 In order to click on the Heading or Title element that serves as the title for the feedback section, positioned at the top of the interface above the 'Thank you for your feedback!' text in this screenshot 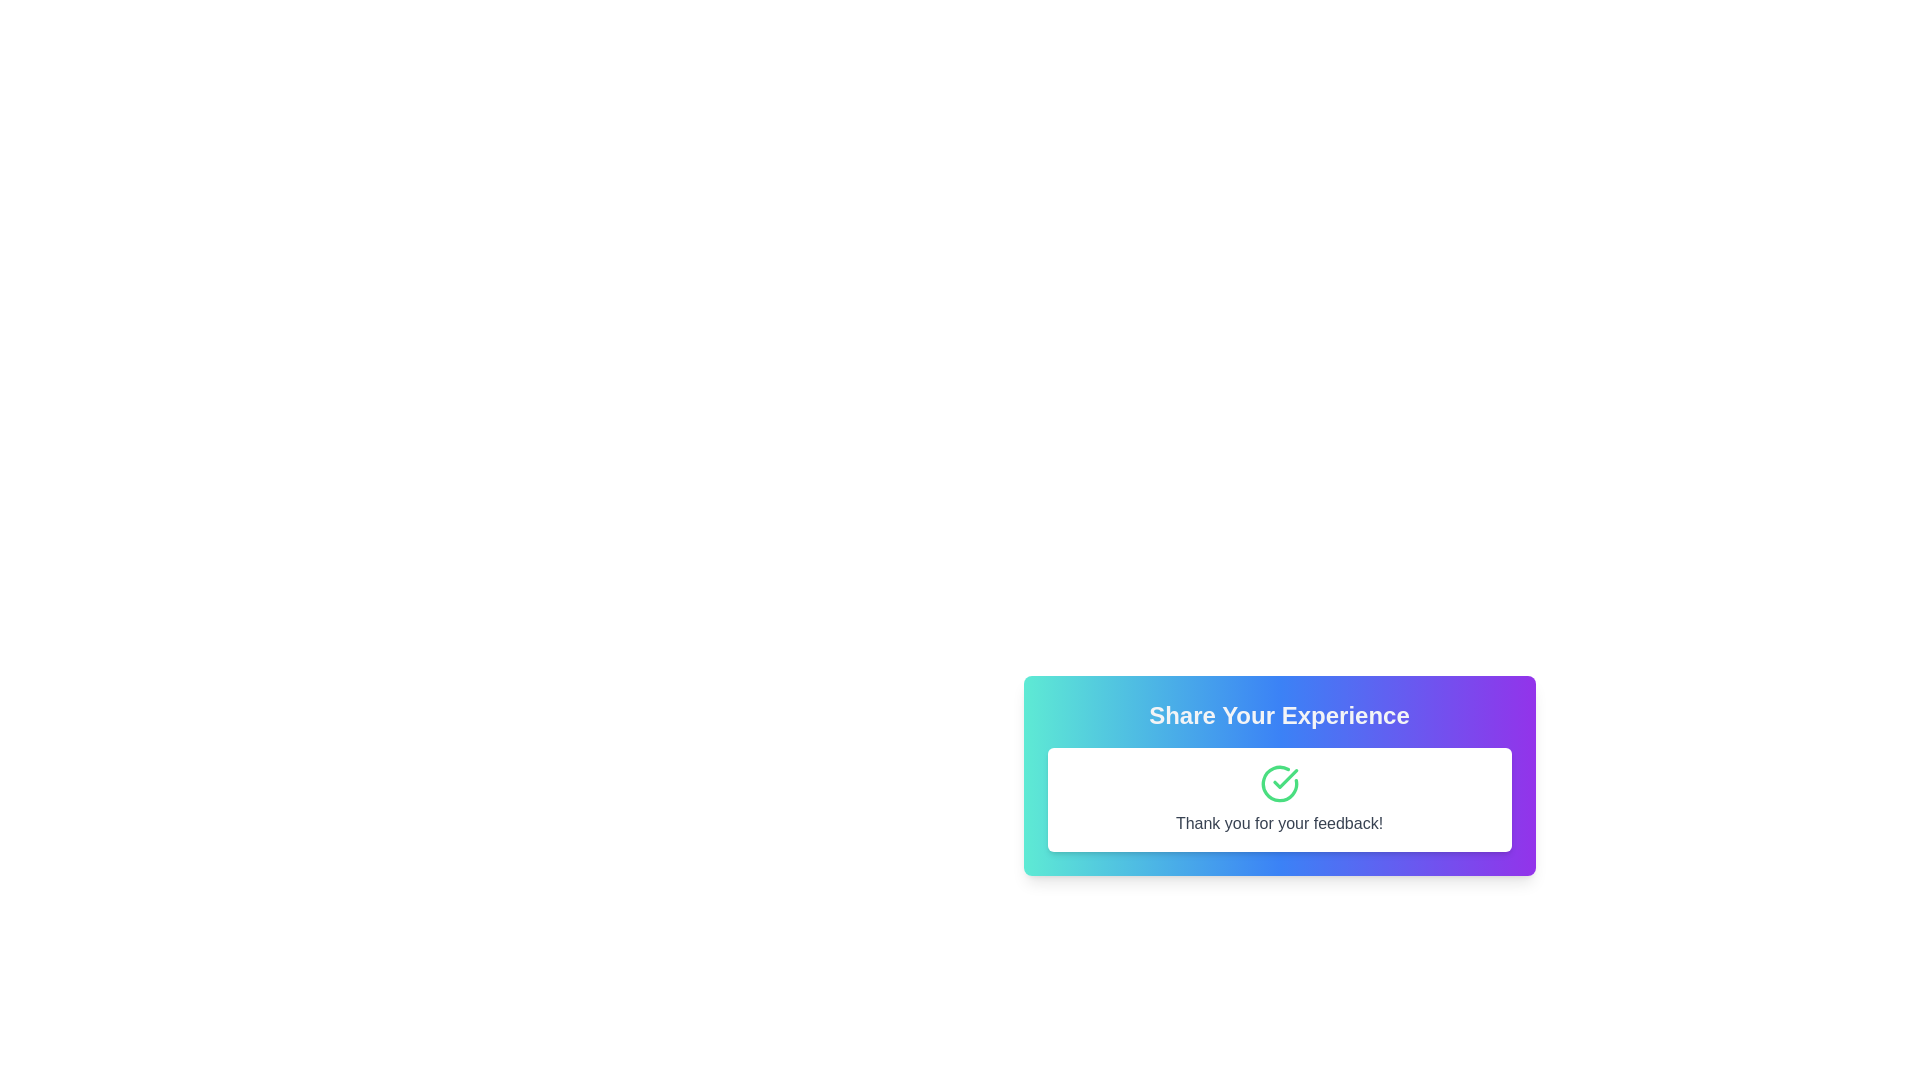, I will do `click(1278, 715)`.